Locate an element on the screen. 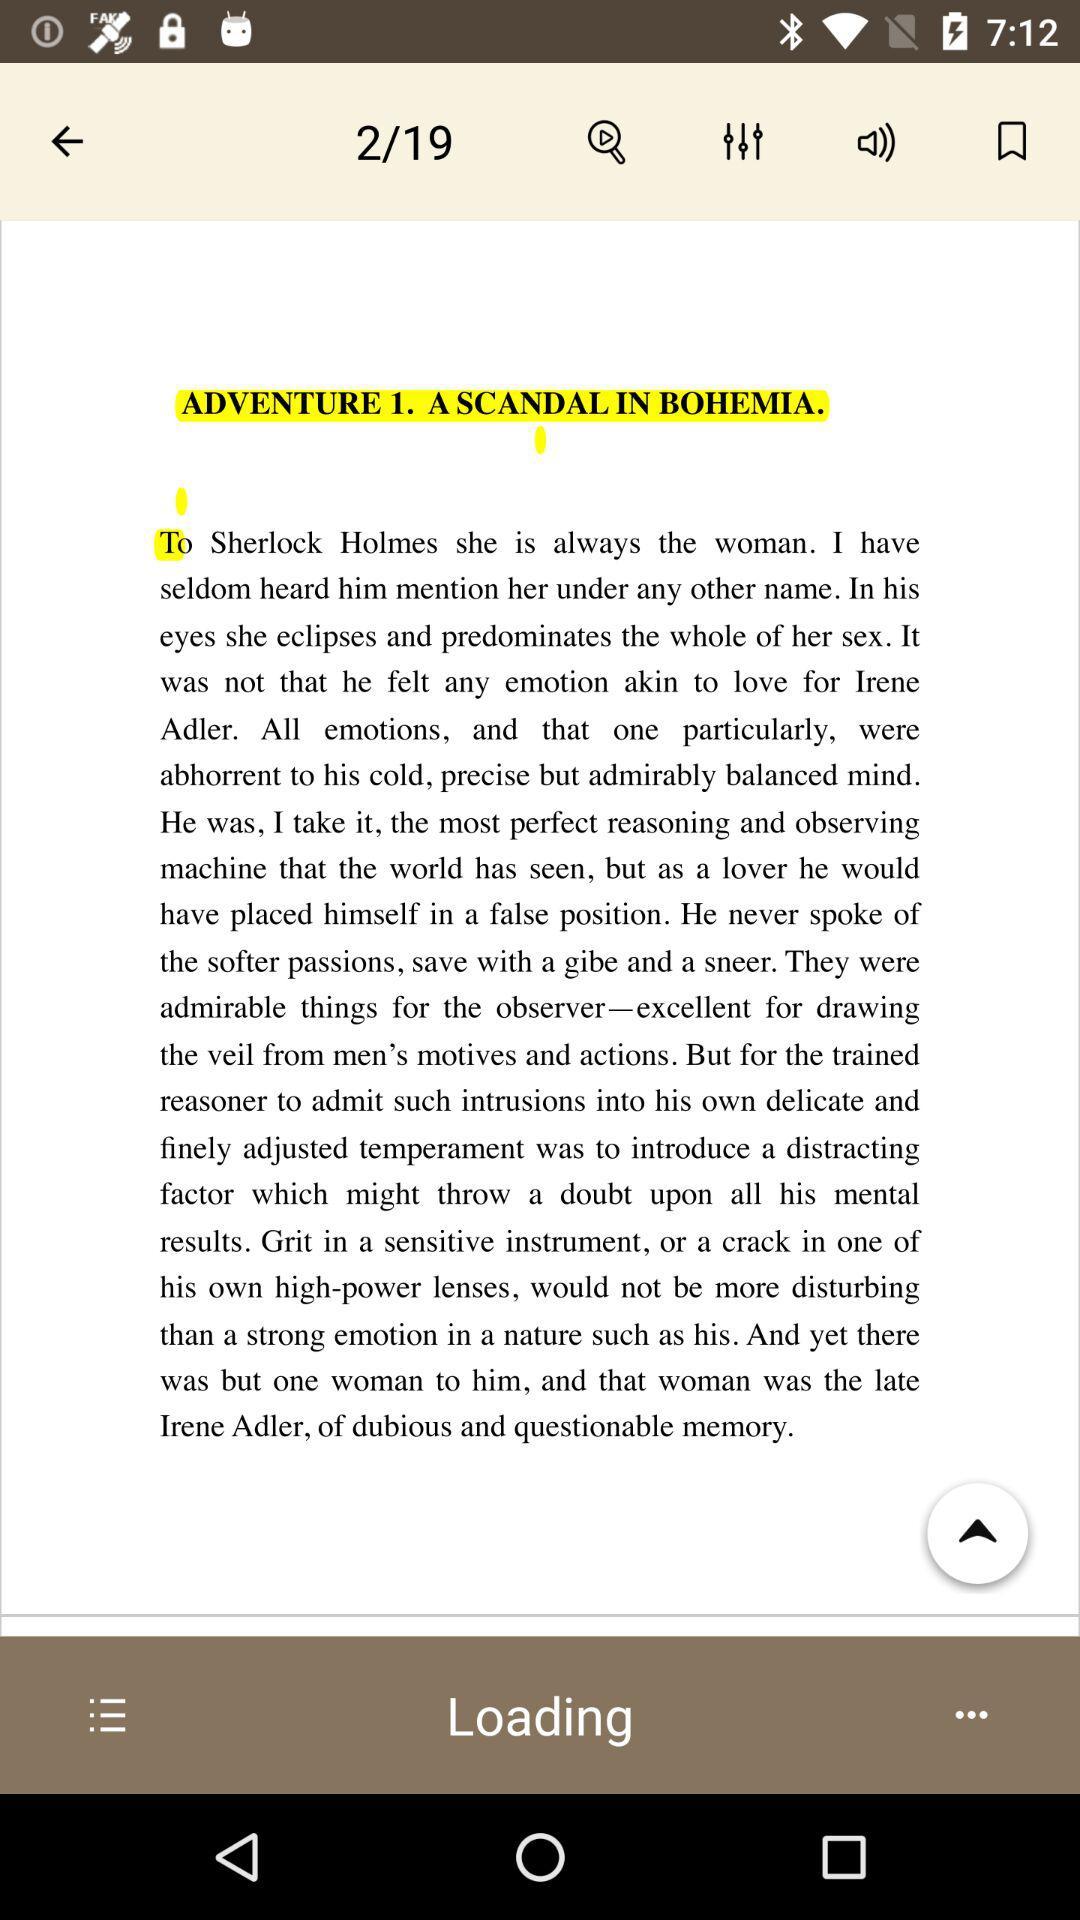  previous is located at coordinates (66, 140).